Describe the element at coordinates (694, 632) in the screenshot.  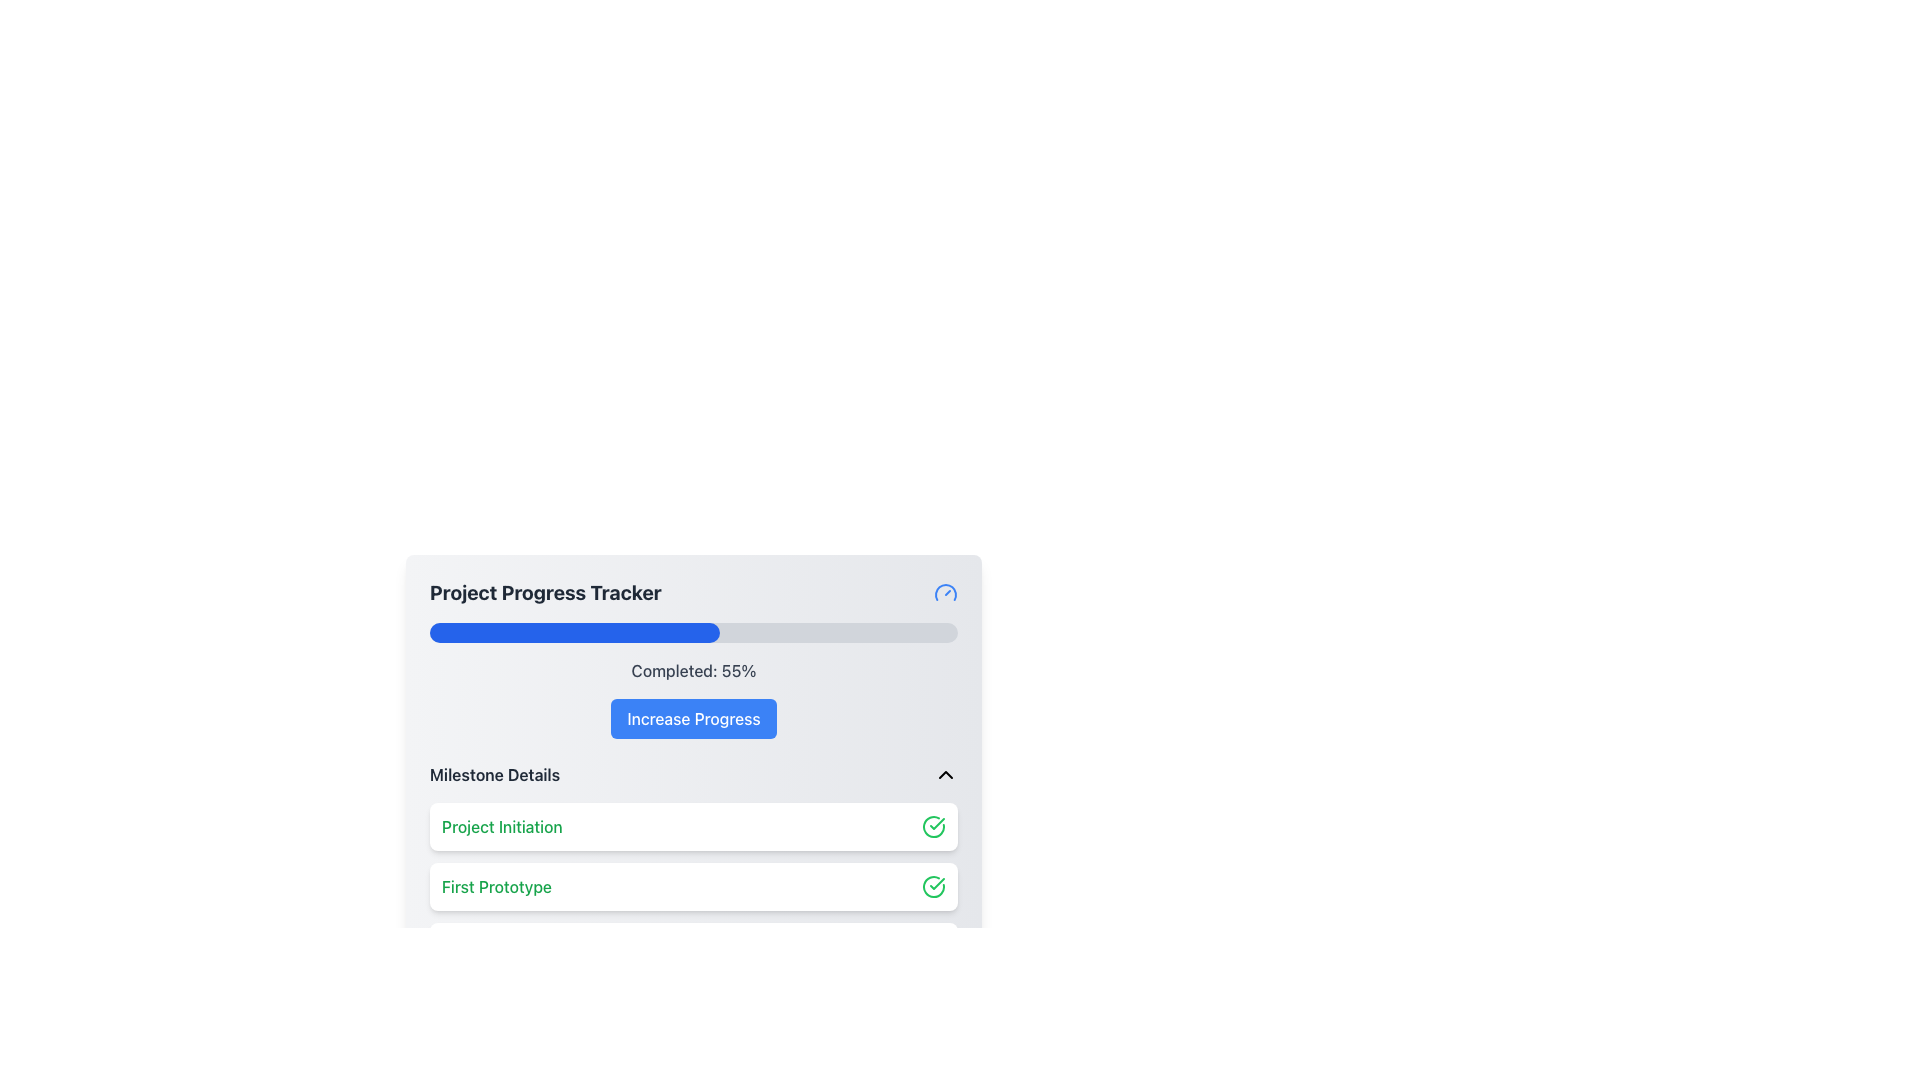
I see `Progress Bar element located below the heading 'Project Progress Tracker' and above the text 'Completed: 55%' for debugging purposes` at that location.